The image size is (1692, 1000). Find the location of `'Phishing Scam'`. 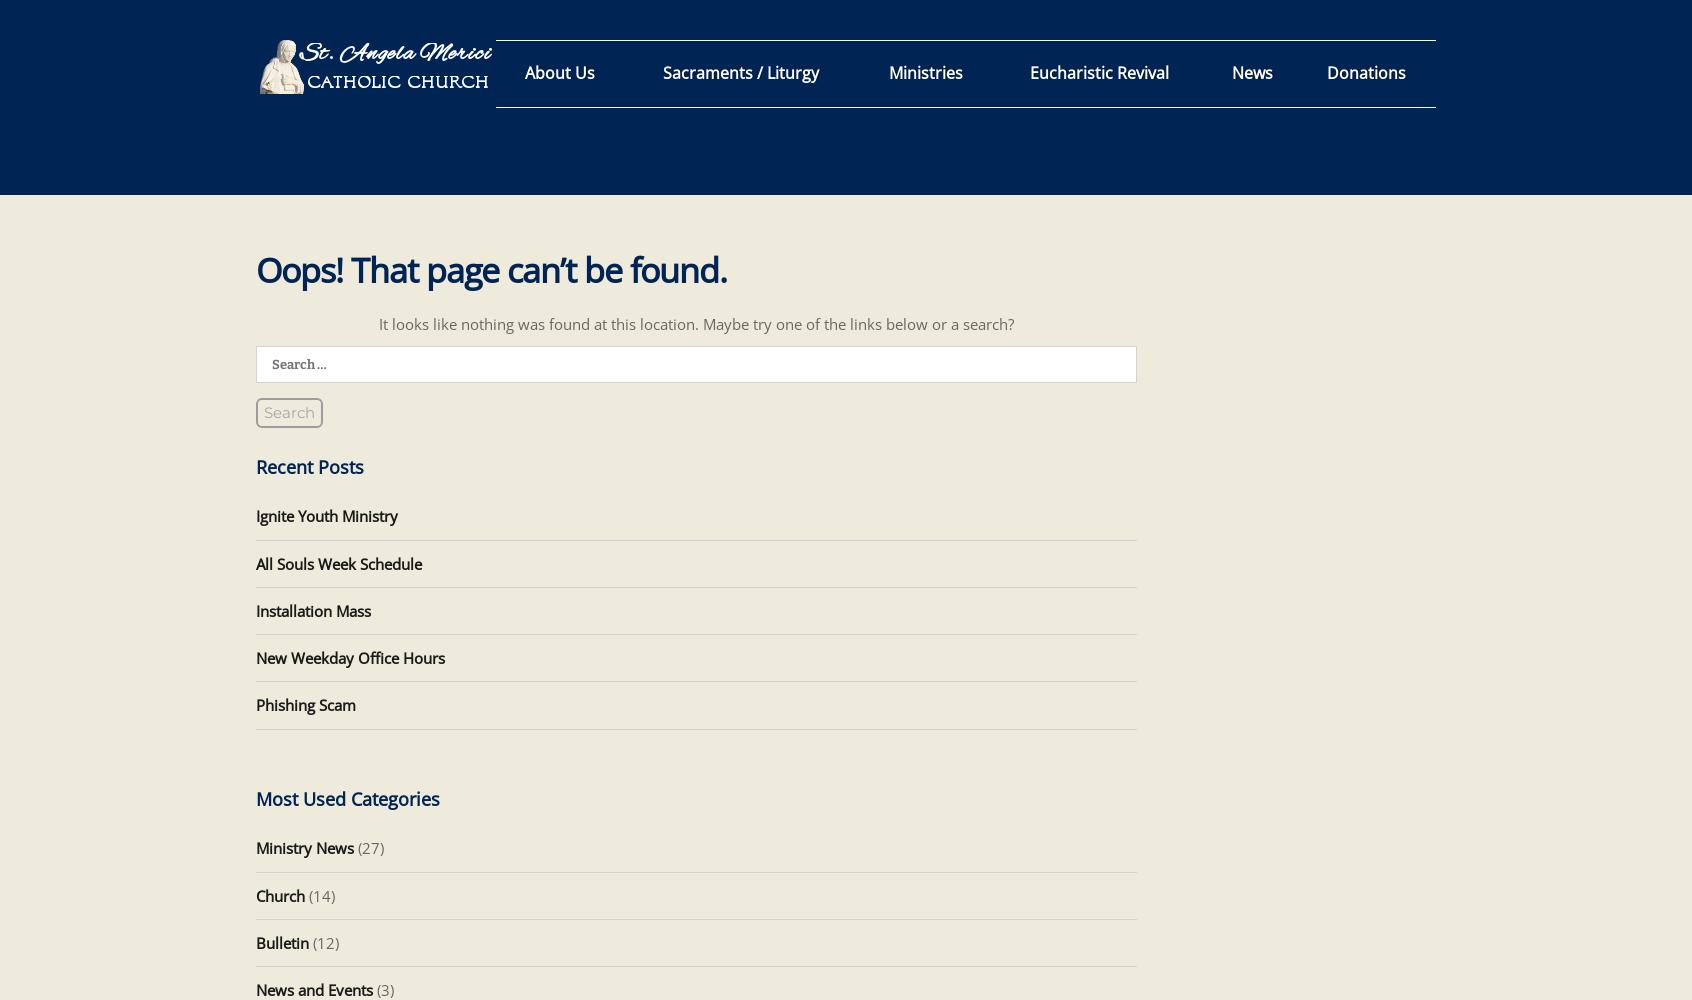

'Phishing Scam' is located at coordinates (304, 704).